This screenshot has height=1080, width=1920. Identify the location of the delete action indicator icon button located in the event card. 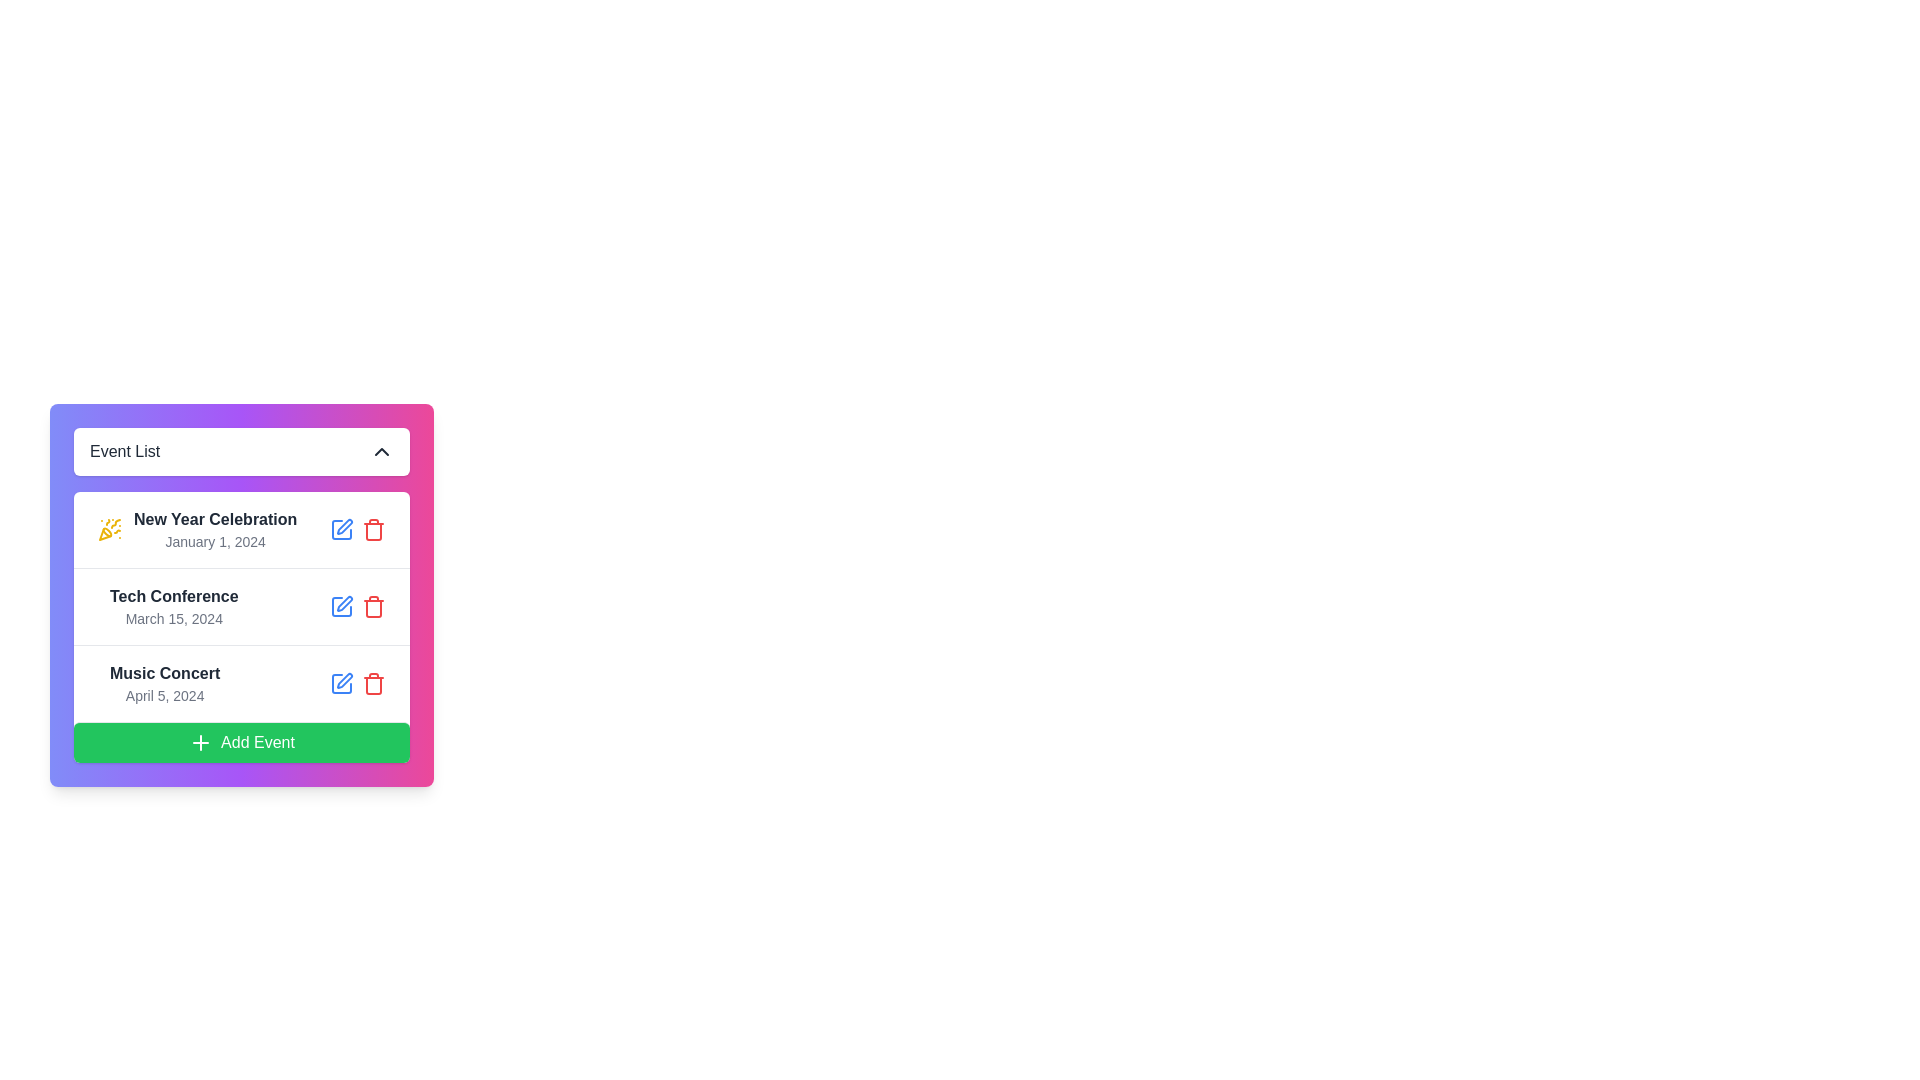
(374, 682).